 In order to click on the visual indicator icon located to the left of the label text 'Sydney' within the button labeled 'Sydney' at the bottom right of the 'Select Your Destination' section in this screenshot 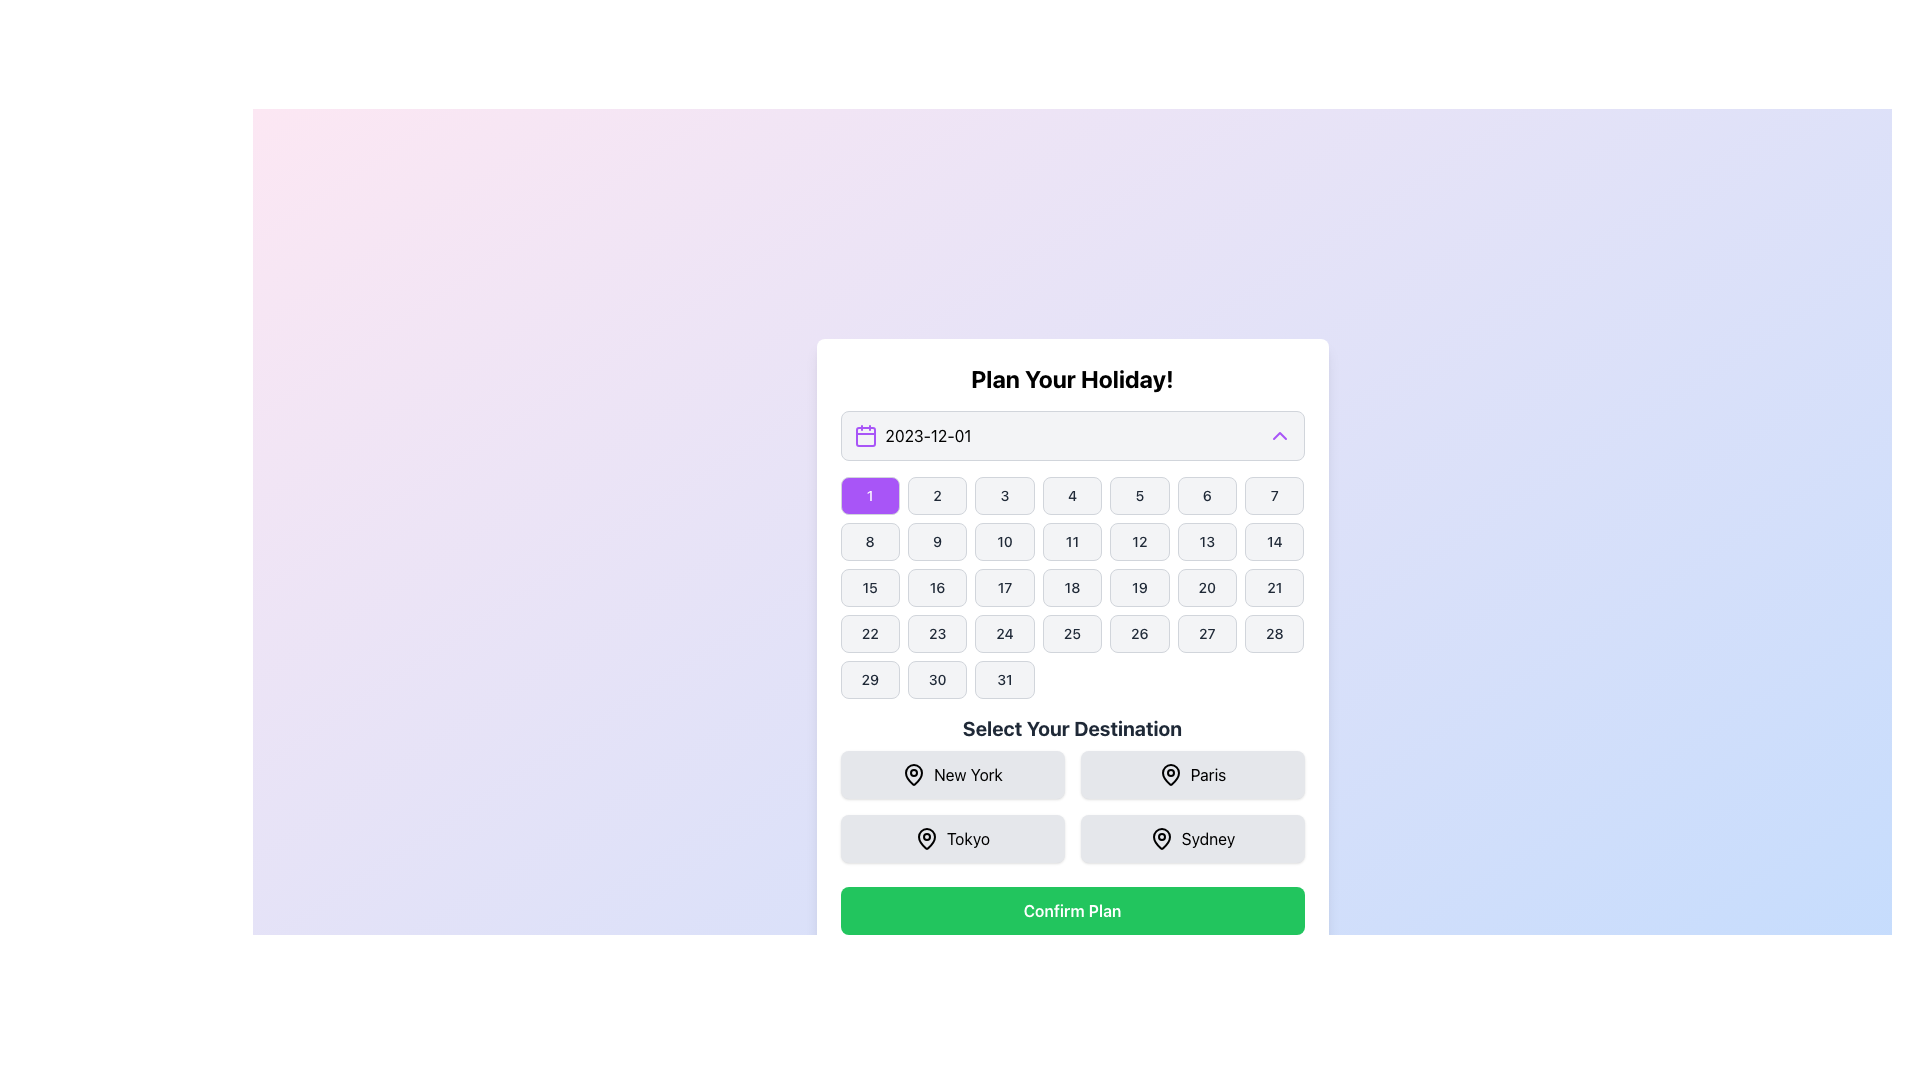, I will do `click(1161, 839)`.